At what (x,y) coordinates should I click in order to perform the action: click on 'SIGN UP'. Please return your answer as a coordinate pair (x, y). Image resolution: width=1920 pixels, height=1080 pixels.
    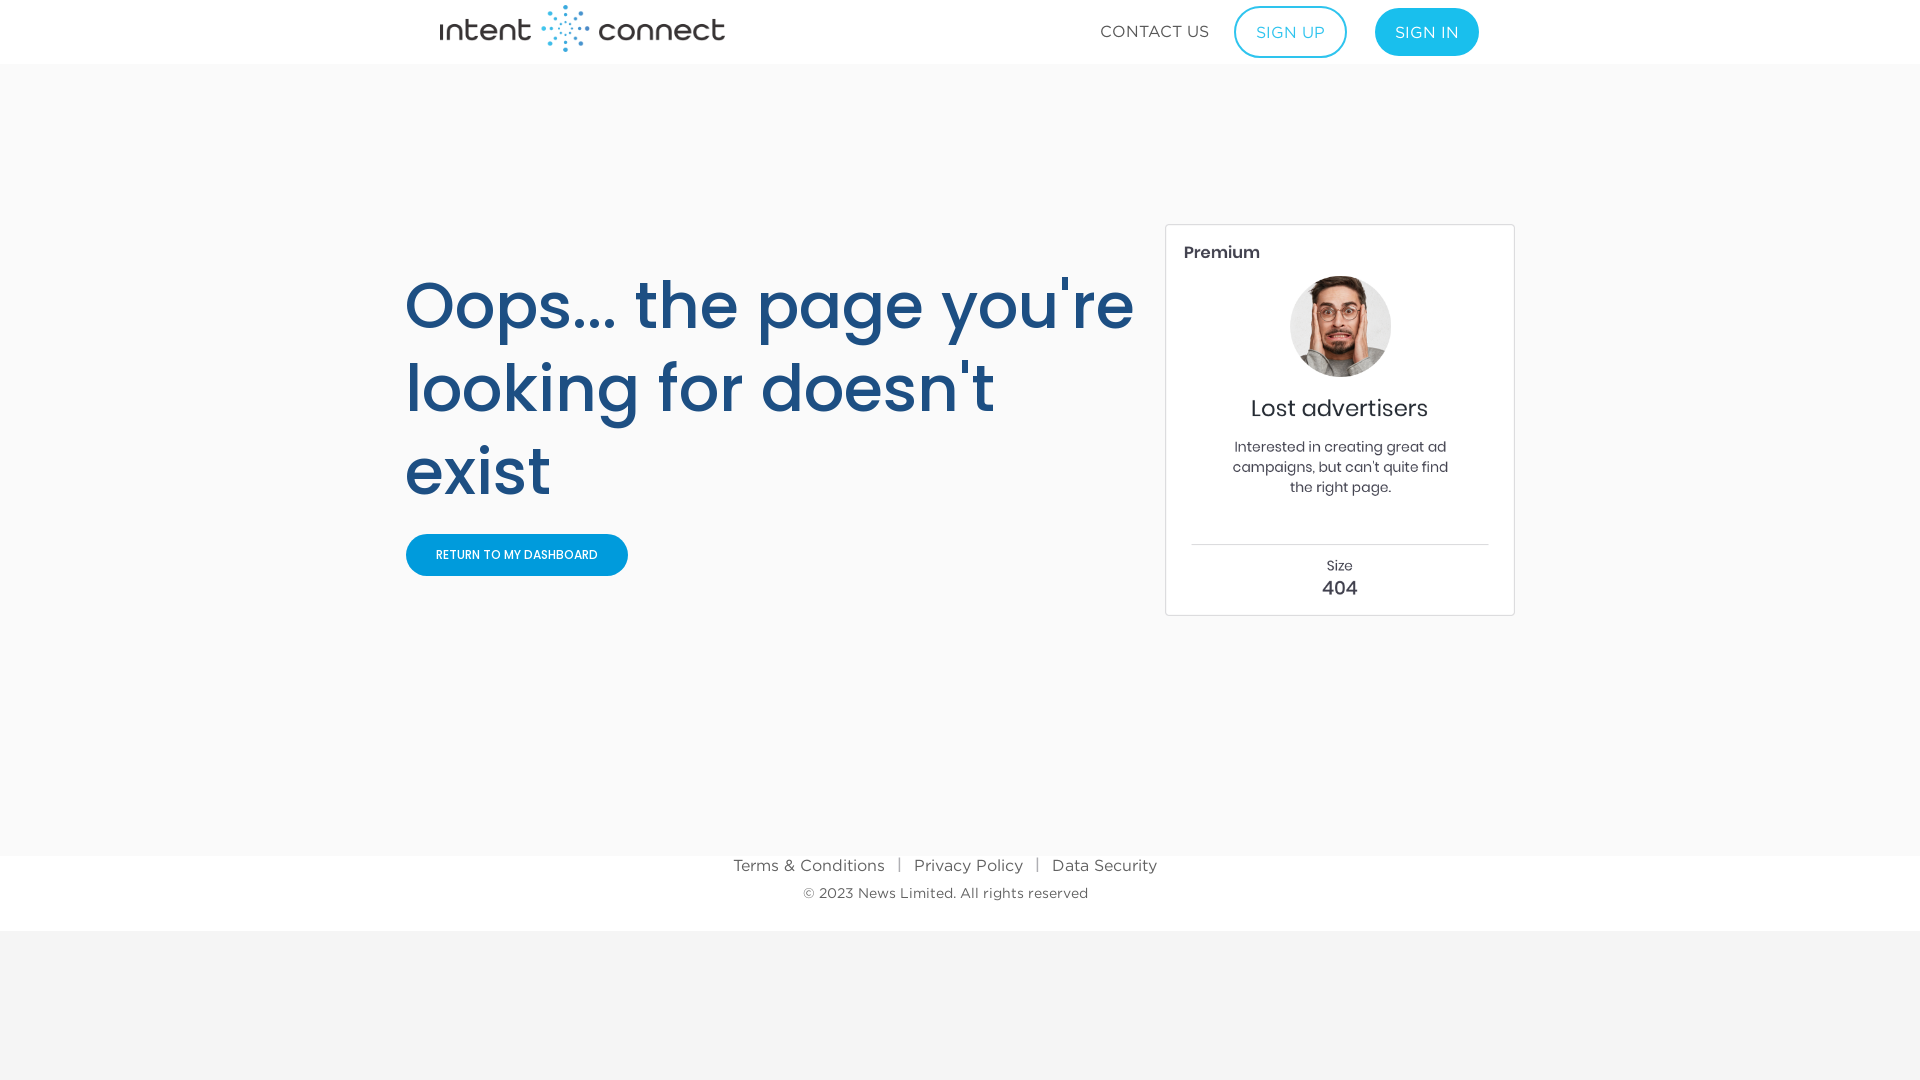
    Looking at the image, I should click on (1232, 31).